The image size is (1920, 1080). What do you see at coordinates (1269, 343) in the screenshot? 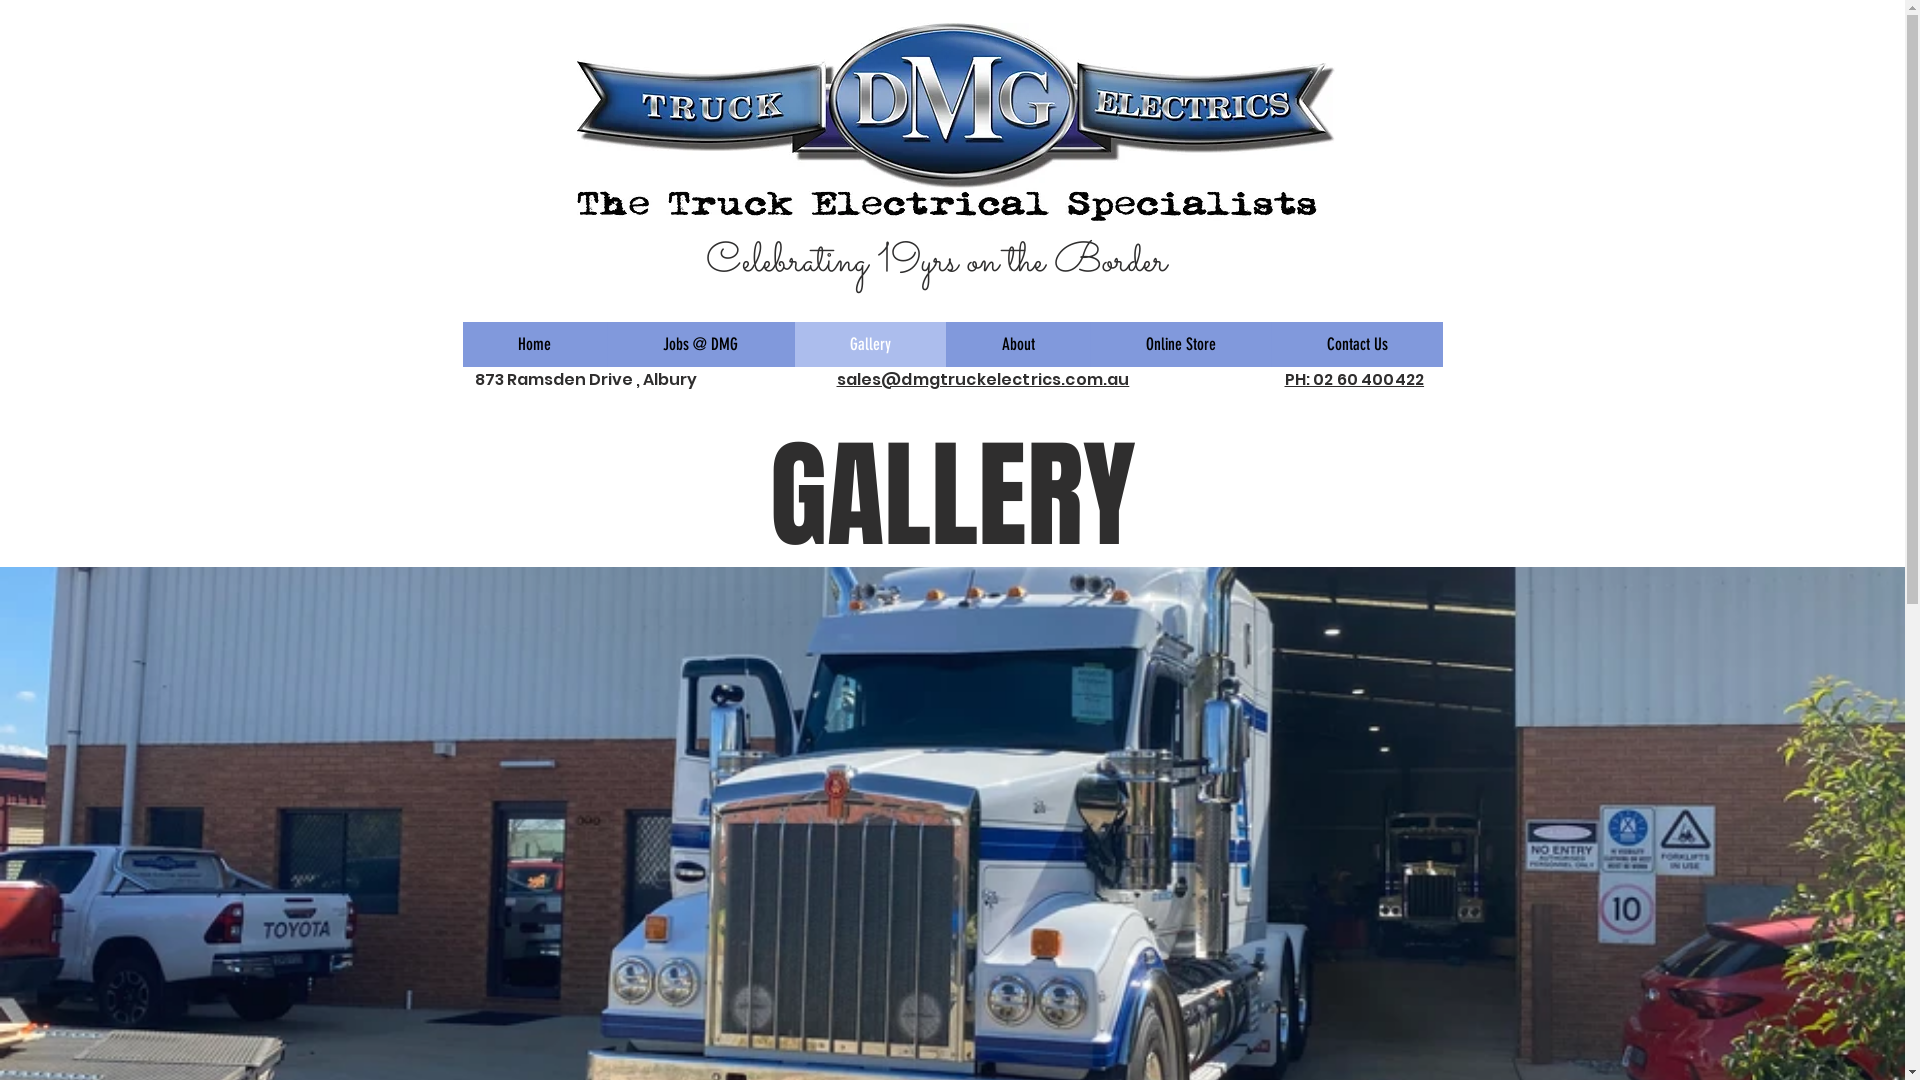
I see `'Contact Us'` at bounding box center [1269, 343].